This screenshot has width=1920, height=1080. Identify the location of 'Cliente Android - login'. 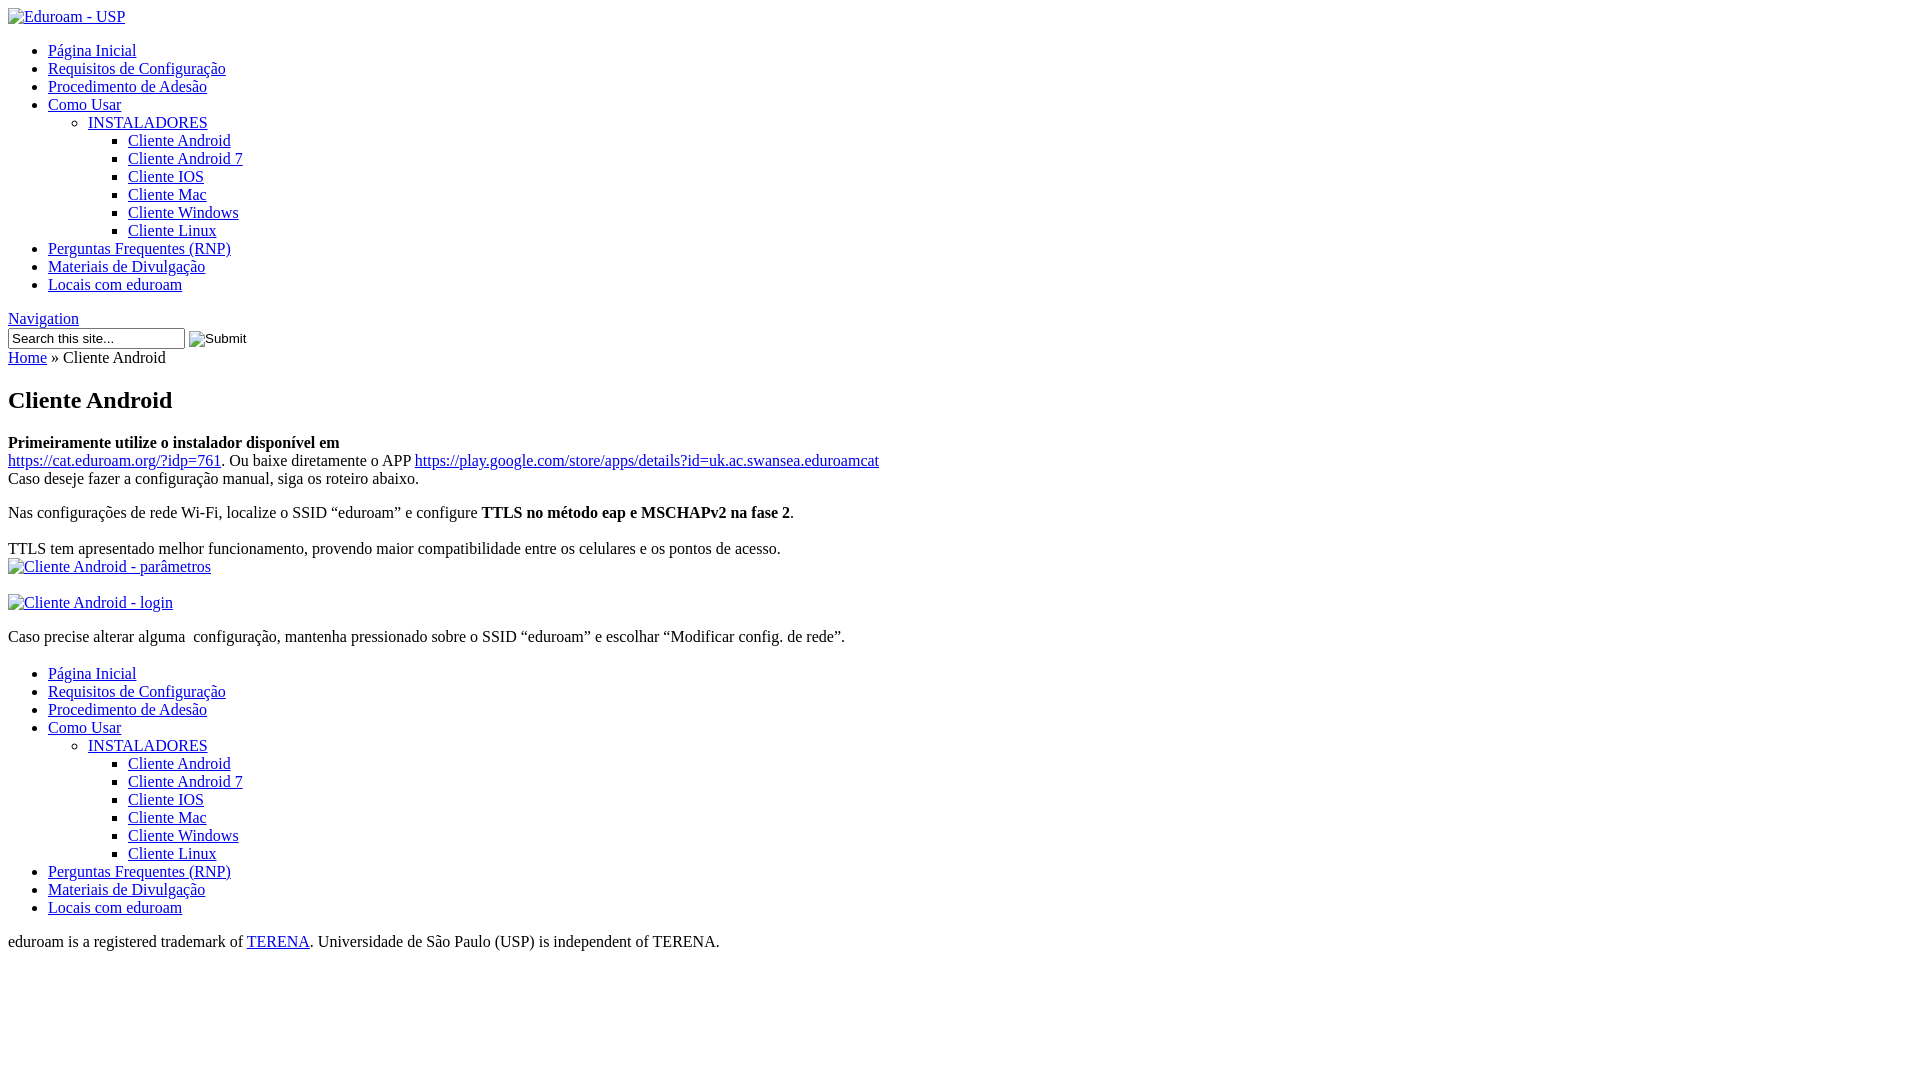
(89, 601).